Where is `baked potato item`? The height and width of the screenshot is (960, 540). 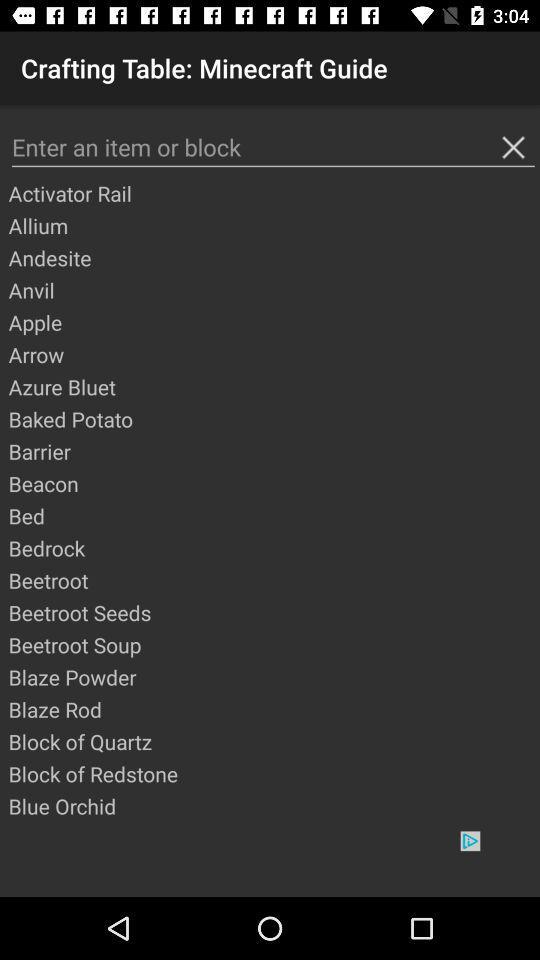 baked potato item is located at coordinates (272, 418).